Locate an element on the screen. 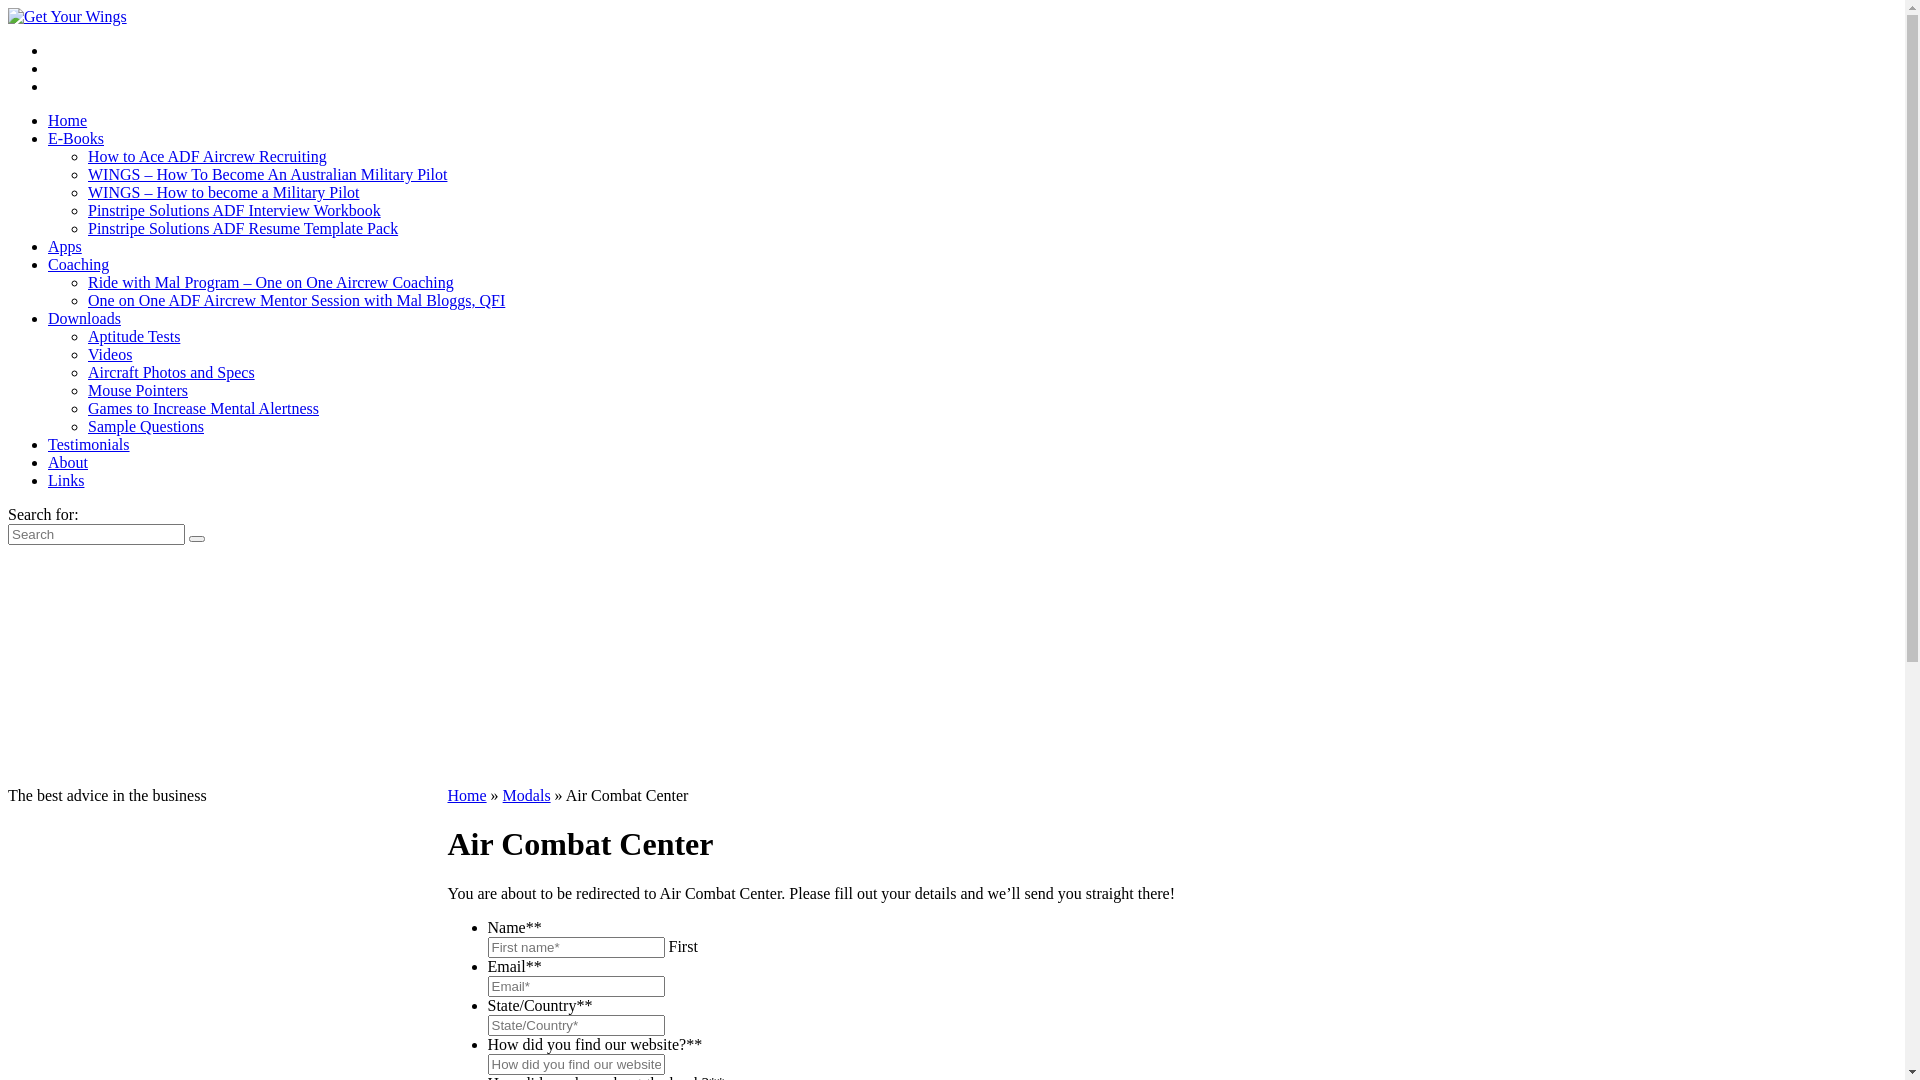  'Links' is located at coordinates (48, 480).